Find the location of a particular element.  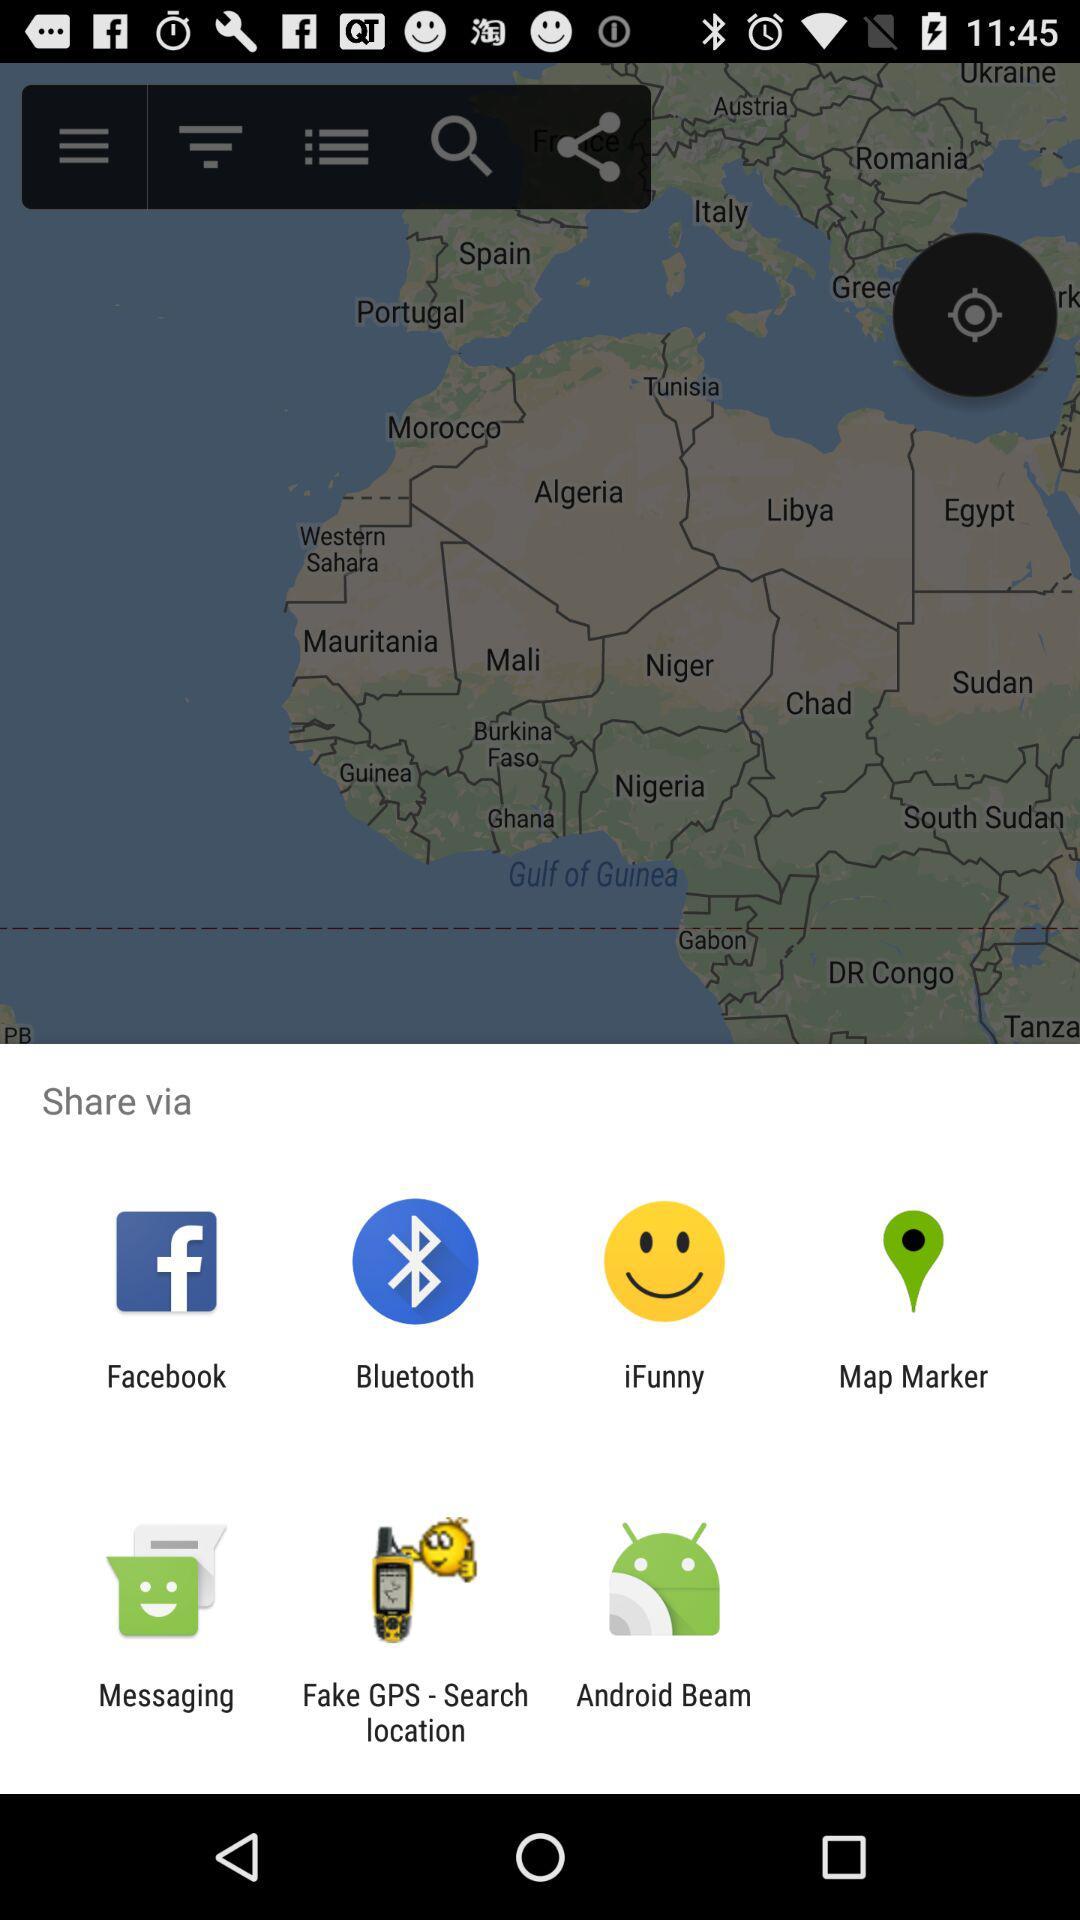

map marker at the bottom right corner is located at coordinates (913, 1392).